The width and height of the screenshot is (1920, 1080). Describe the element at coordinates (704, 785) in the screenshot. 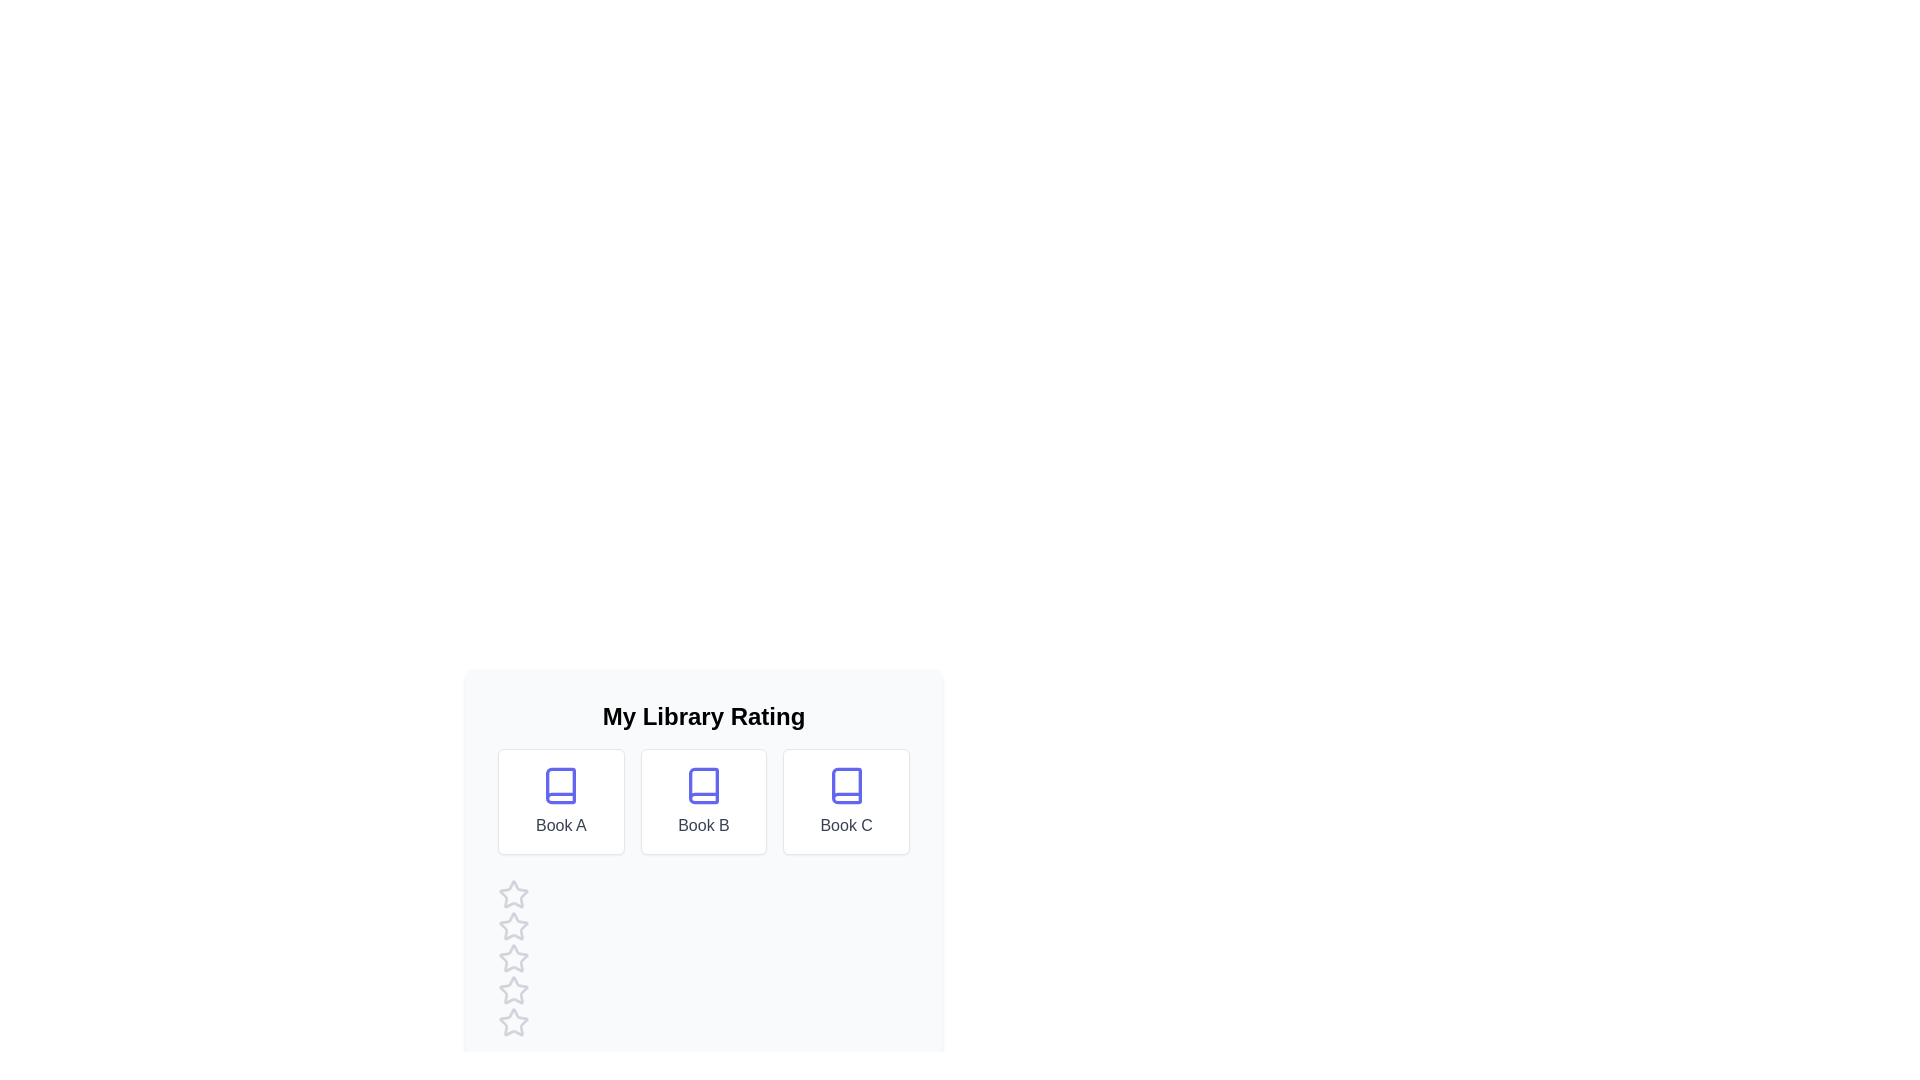

I see `the book icon for Book B` at that location.